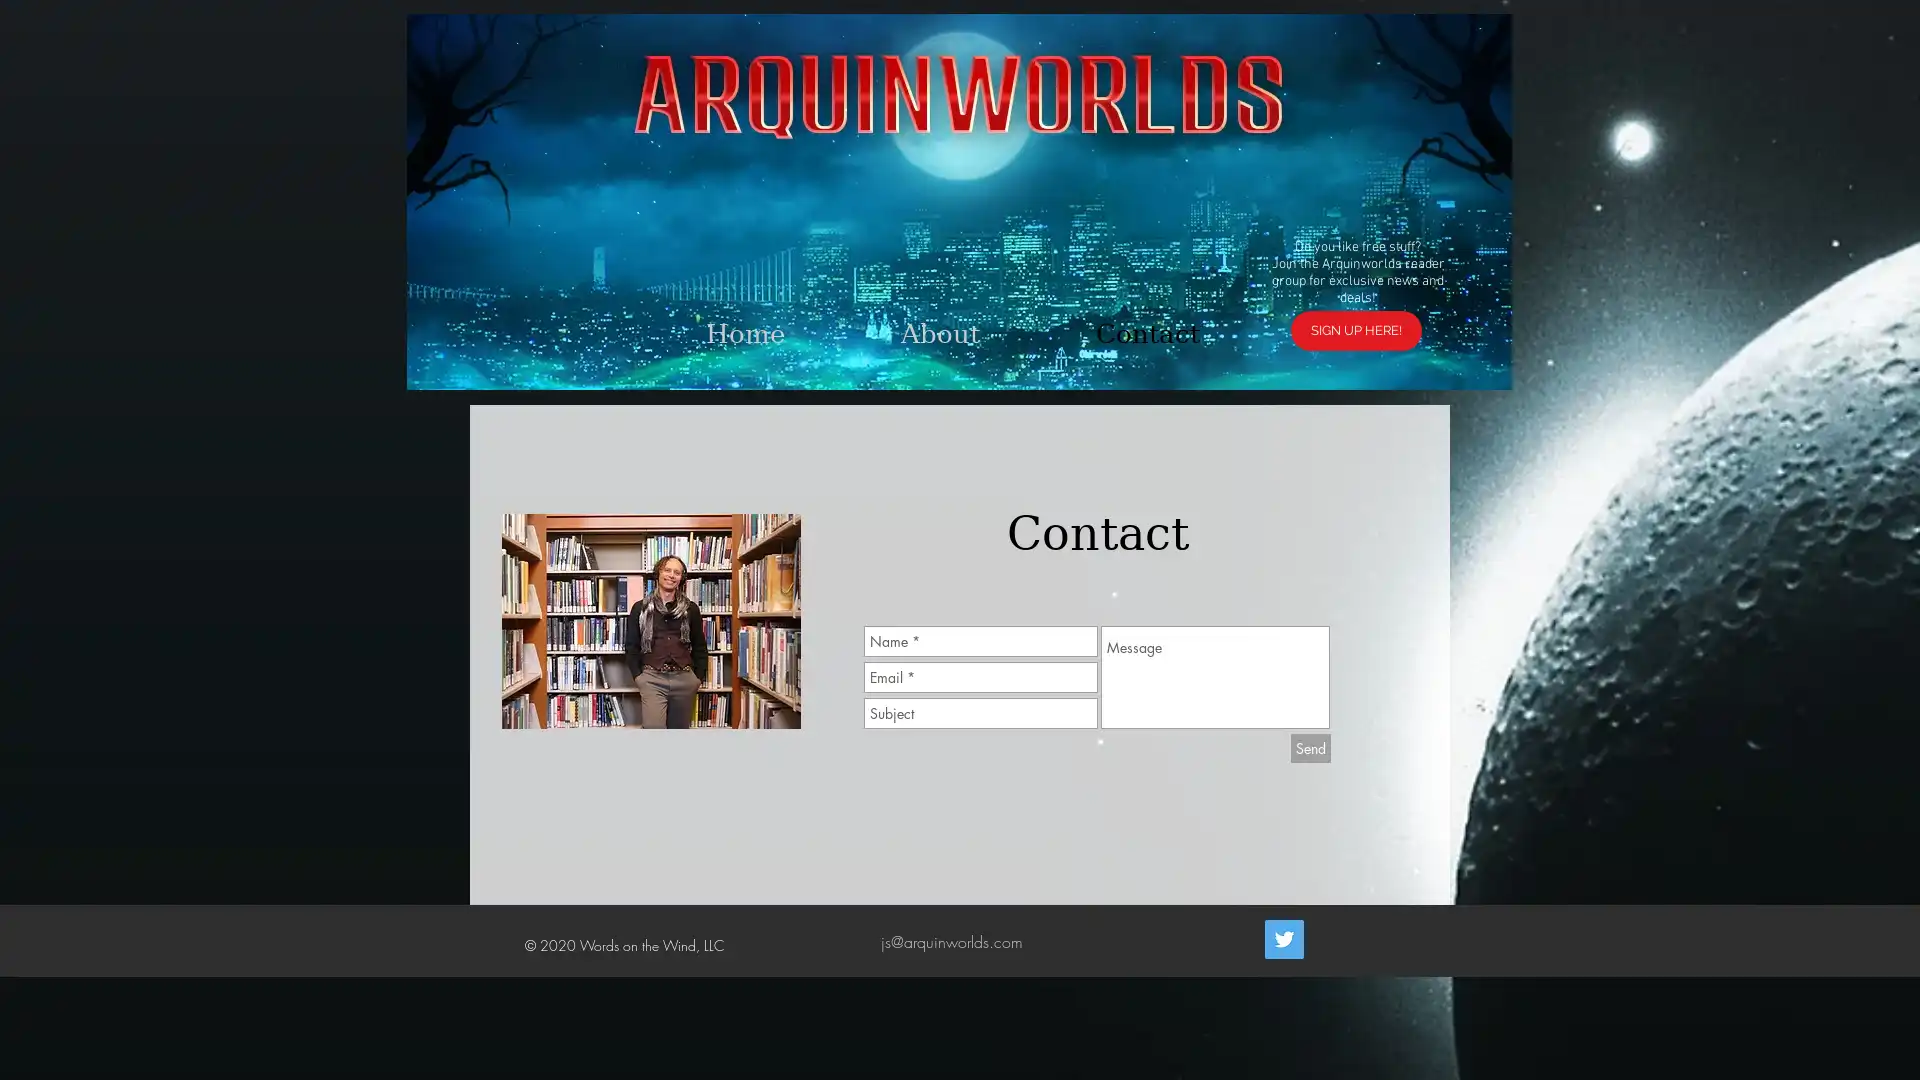  What do you see at coordinates (1310, 748) in the screenshot?
I see `Send` at bounding box center [1310, 748].